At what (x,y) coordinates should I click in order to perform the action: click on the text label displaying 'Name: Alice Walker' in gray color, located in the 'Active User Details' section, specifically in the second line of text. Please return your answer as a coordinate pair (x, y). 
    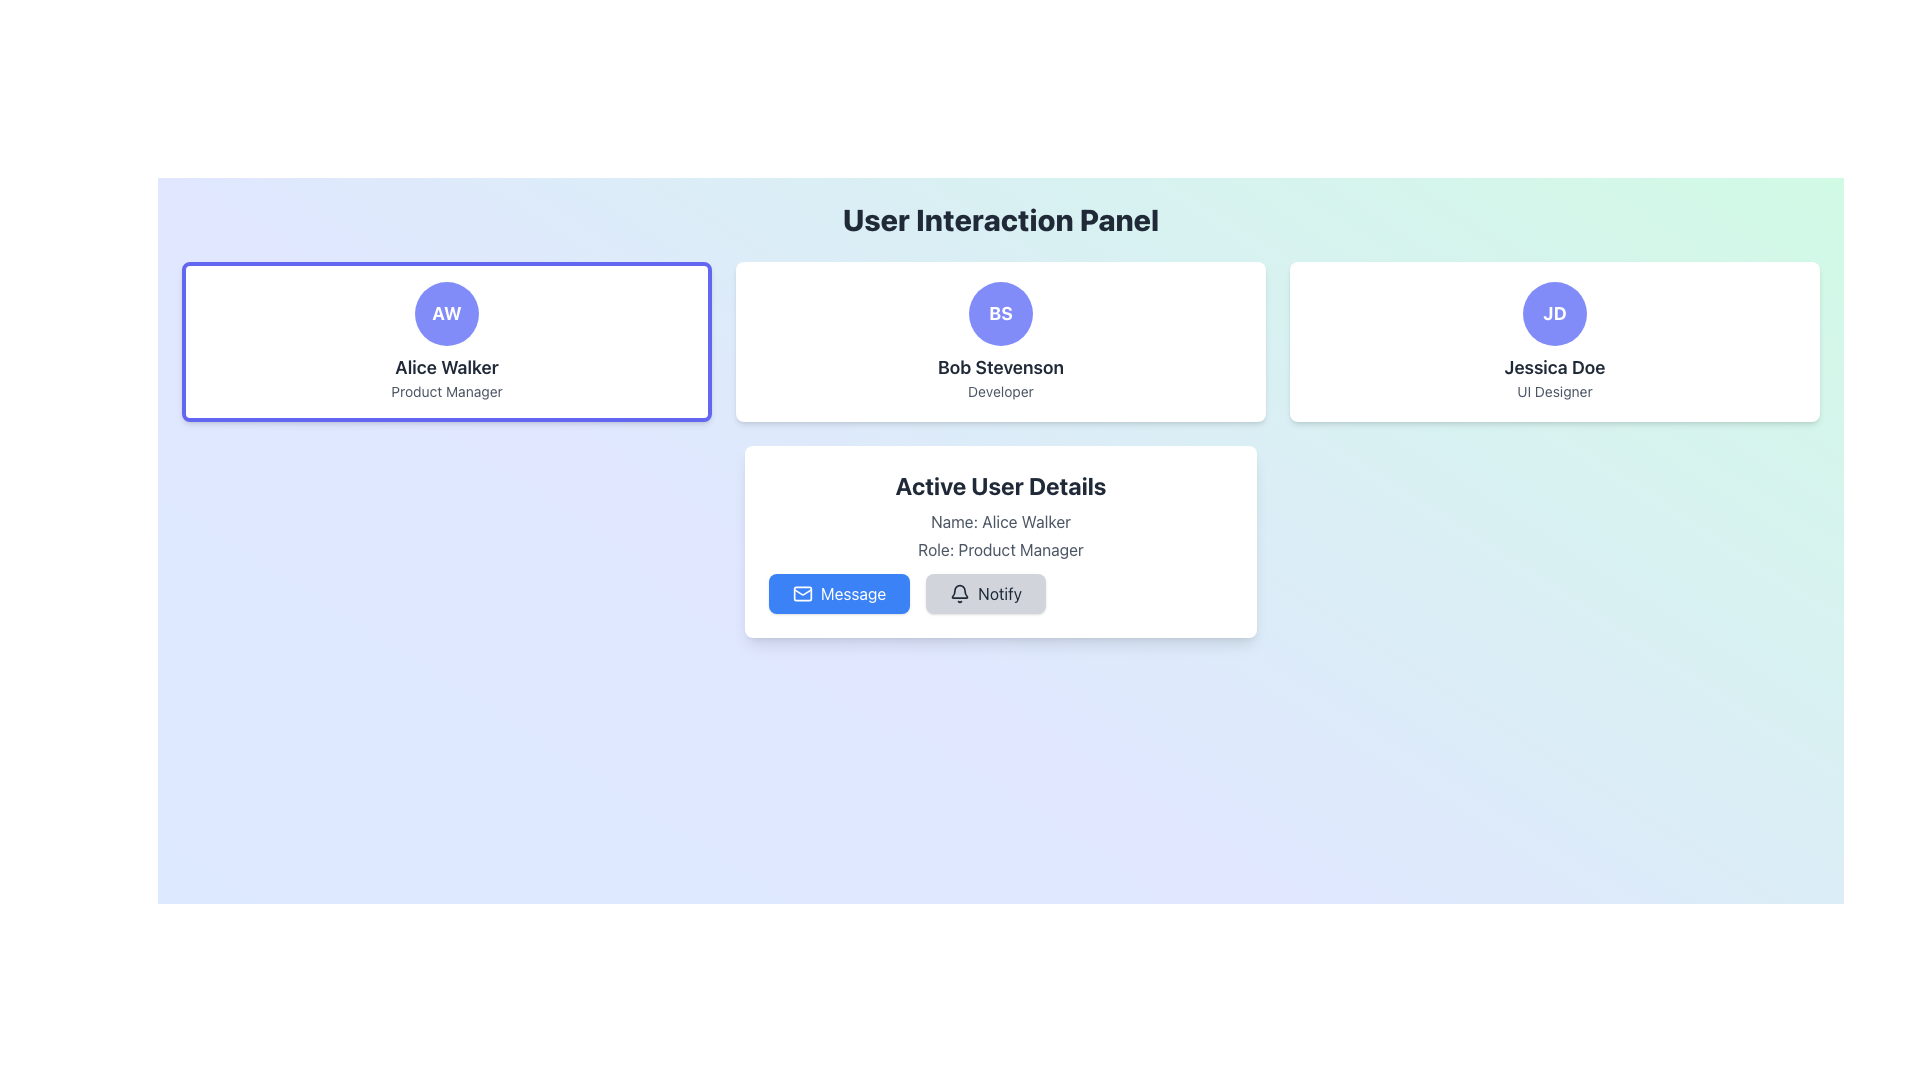
    Looking at the image, I should click on (1001, 520).